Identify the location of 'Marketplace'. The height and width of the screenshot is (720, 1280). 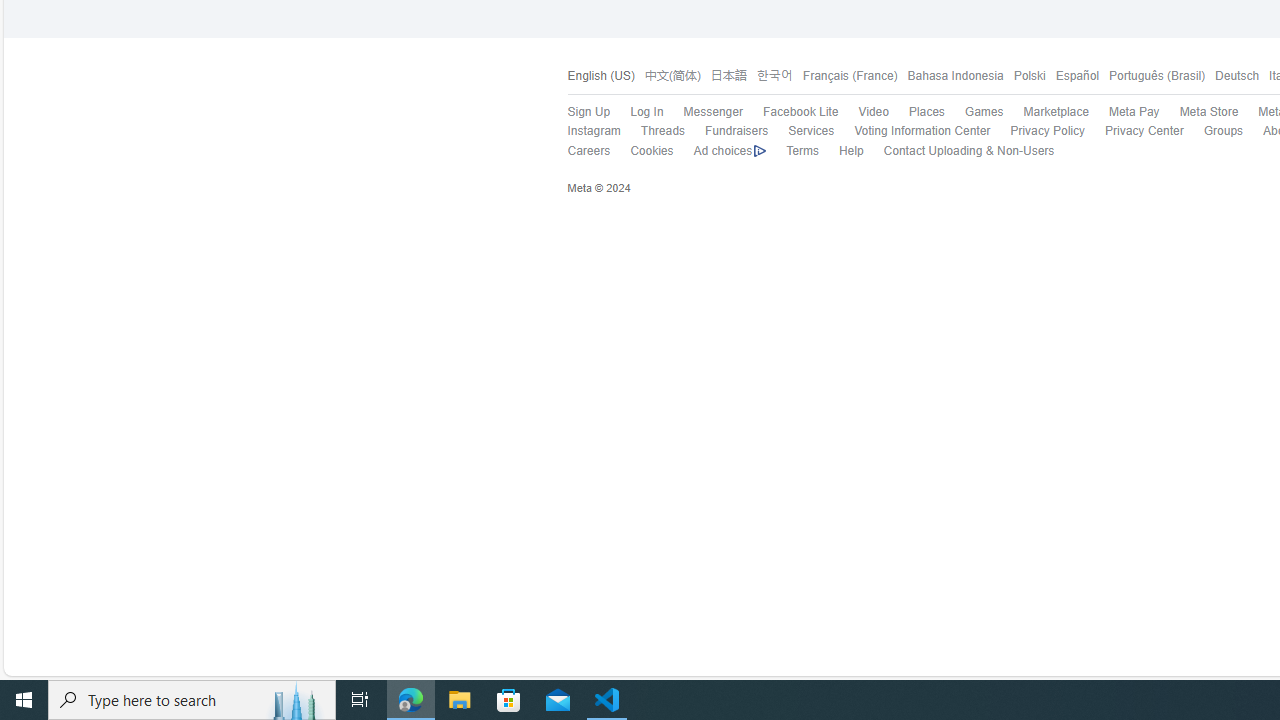
(1055, 112).